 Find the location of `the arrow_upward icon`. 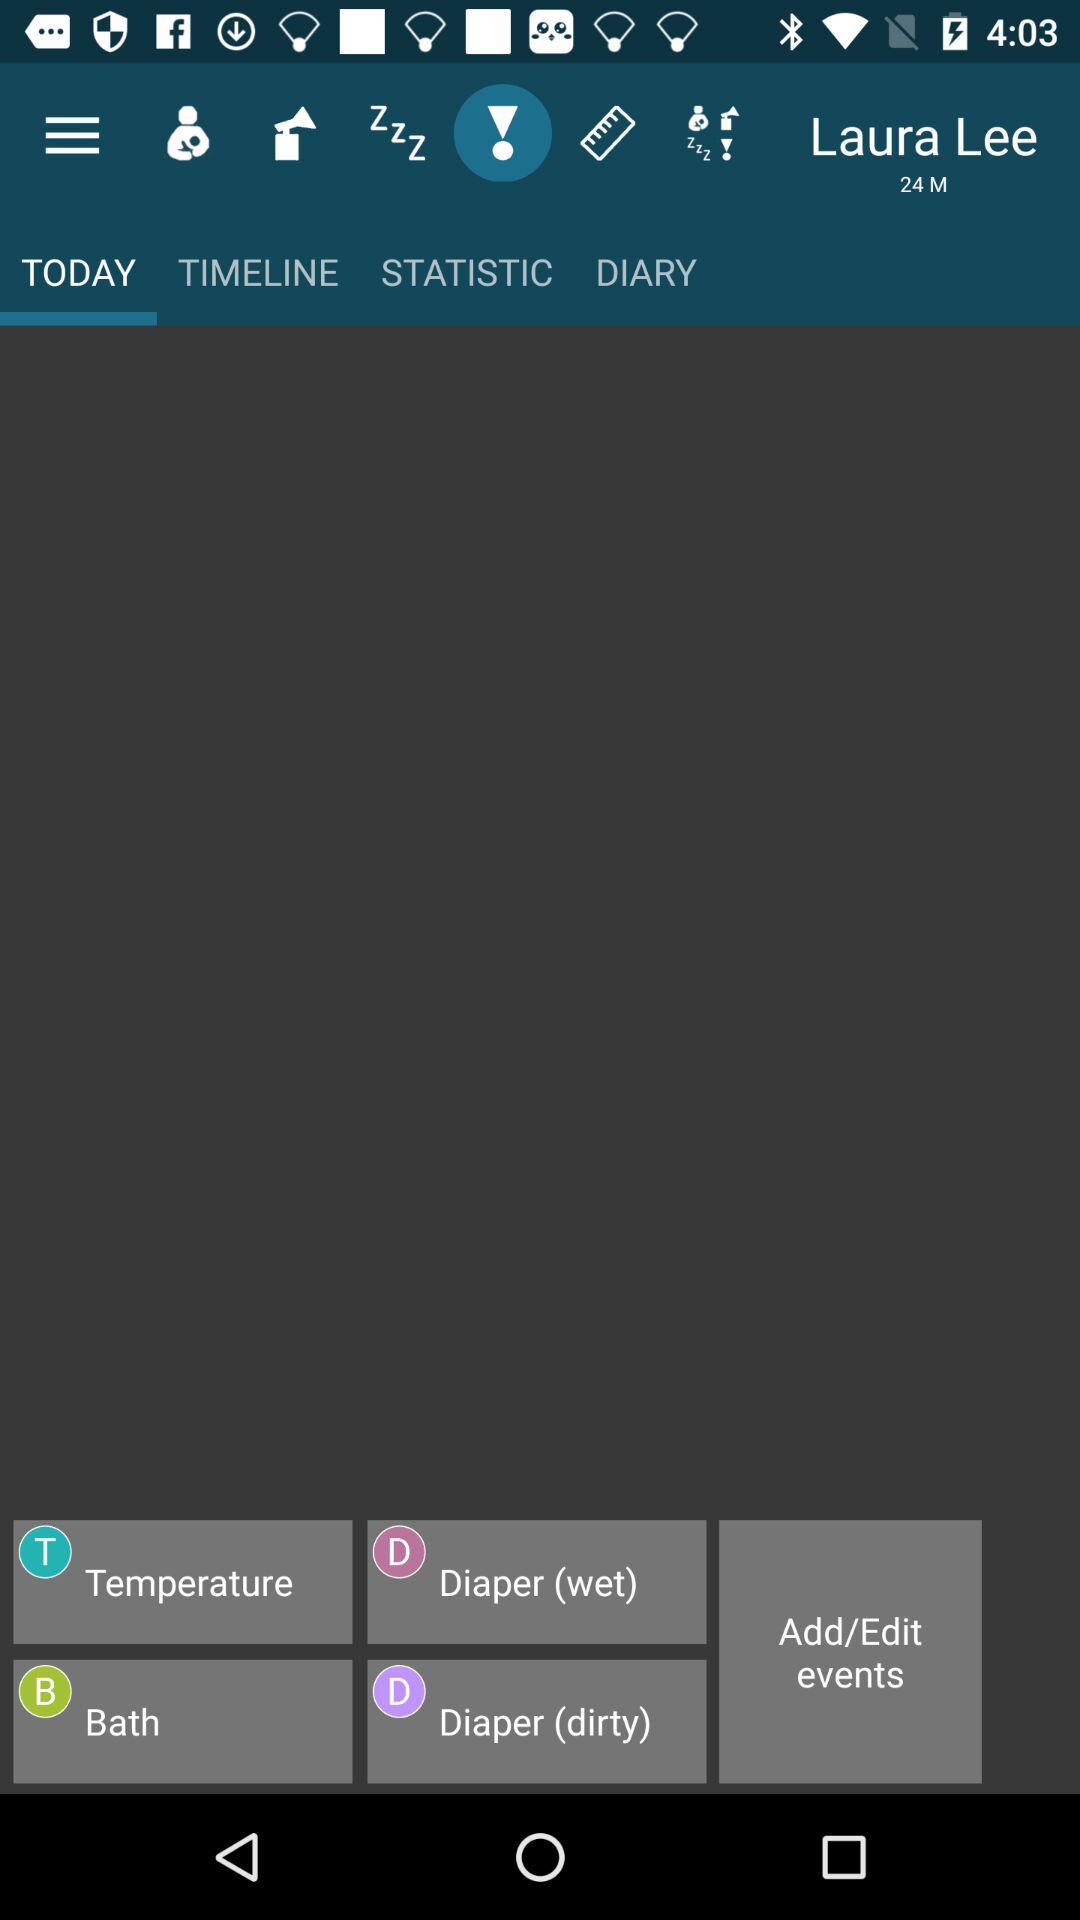

the arrow_upward icon is located at coordinates (292, 131).